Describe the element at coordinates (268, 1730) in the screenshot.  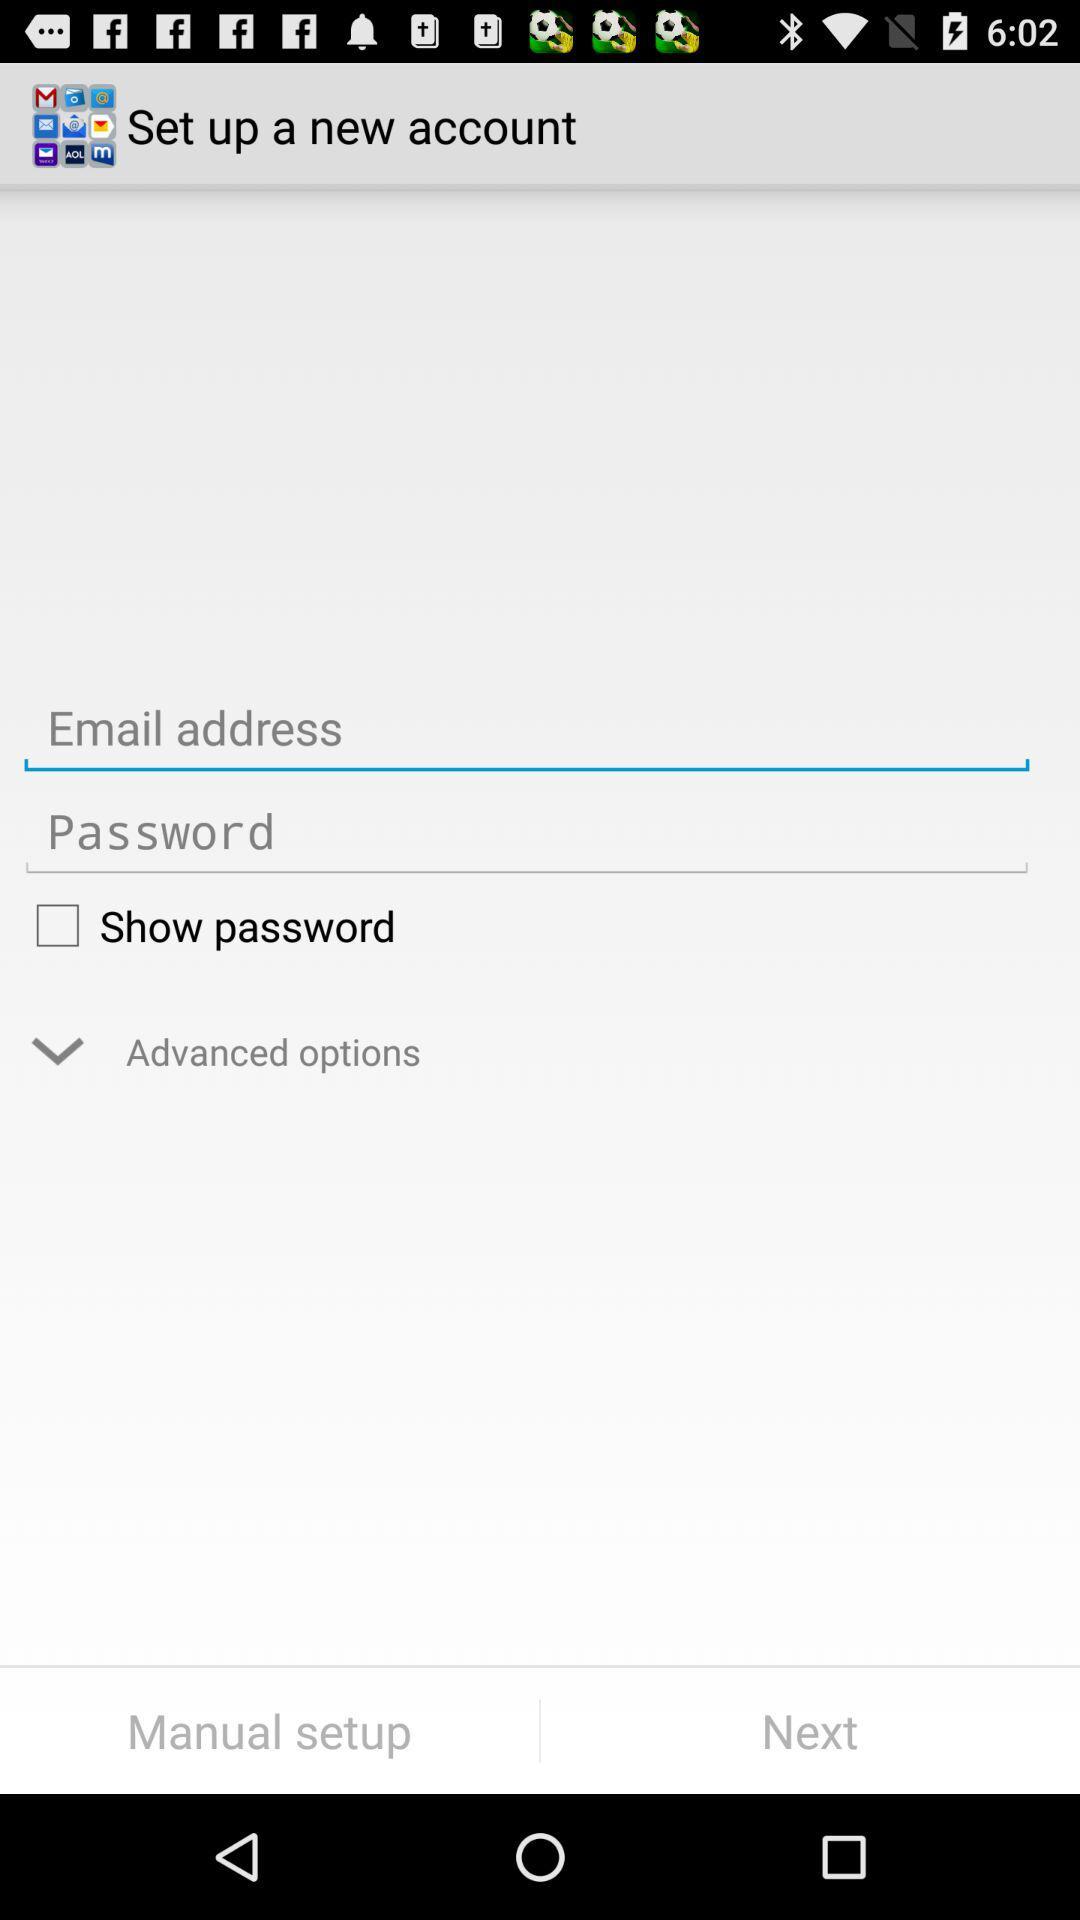
I see `the icon to the left of the next item` at that location.